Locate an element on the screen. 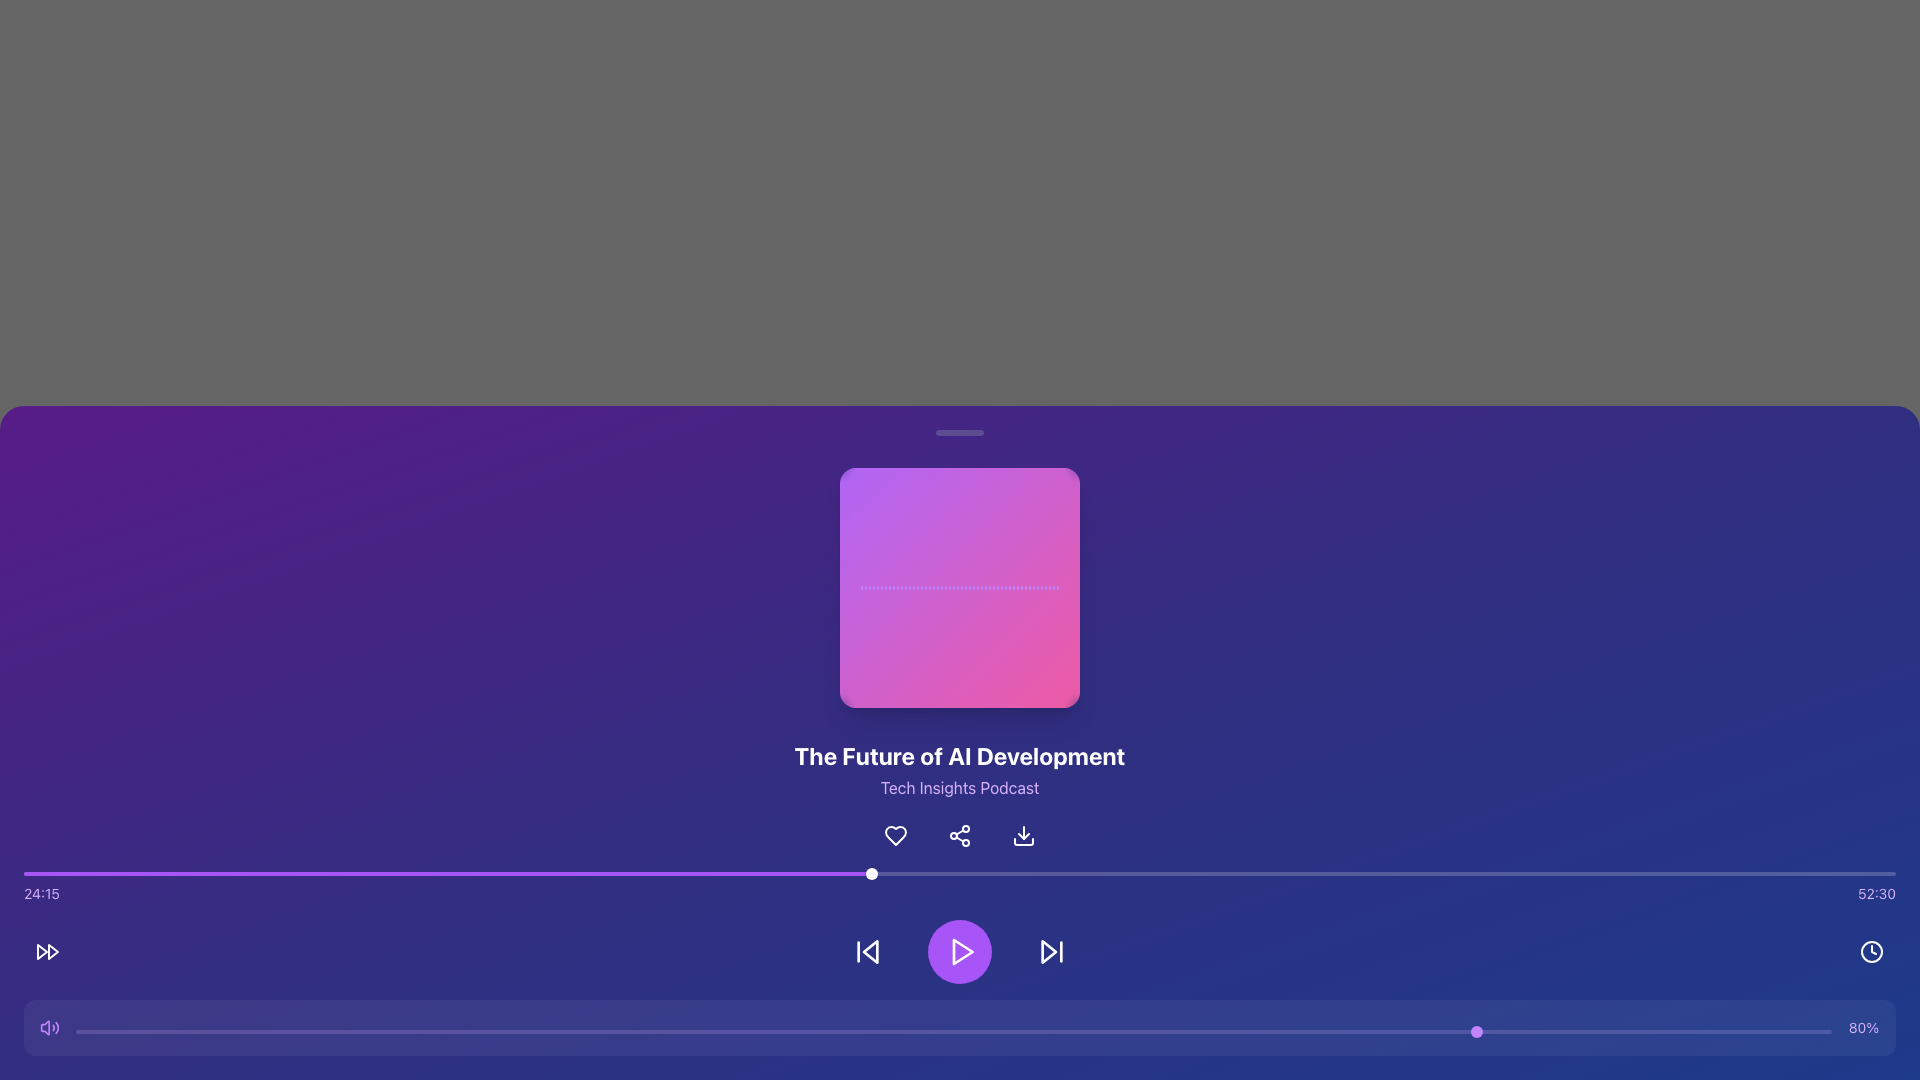 The image size is (1920, 1080). progress is located at coordinates (352, 873).